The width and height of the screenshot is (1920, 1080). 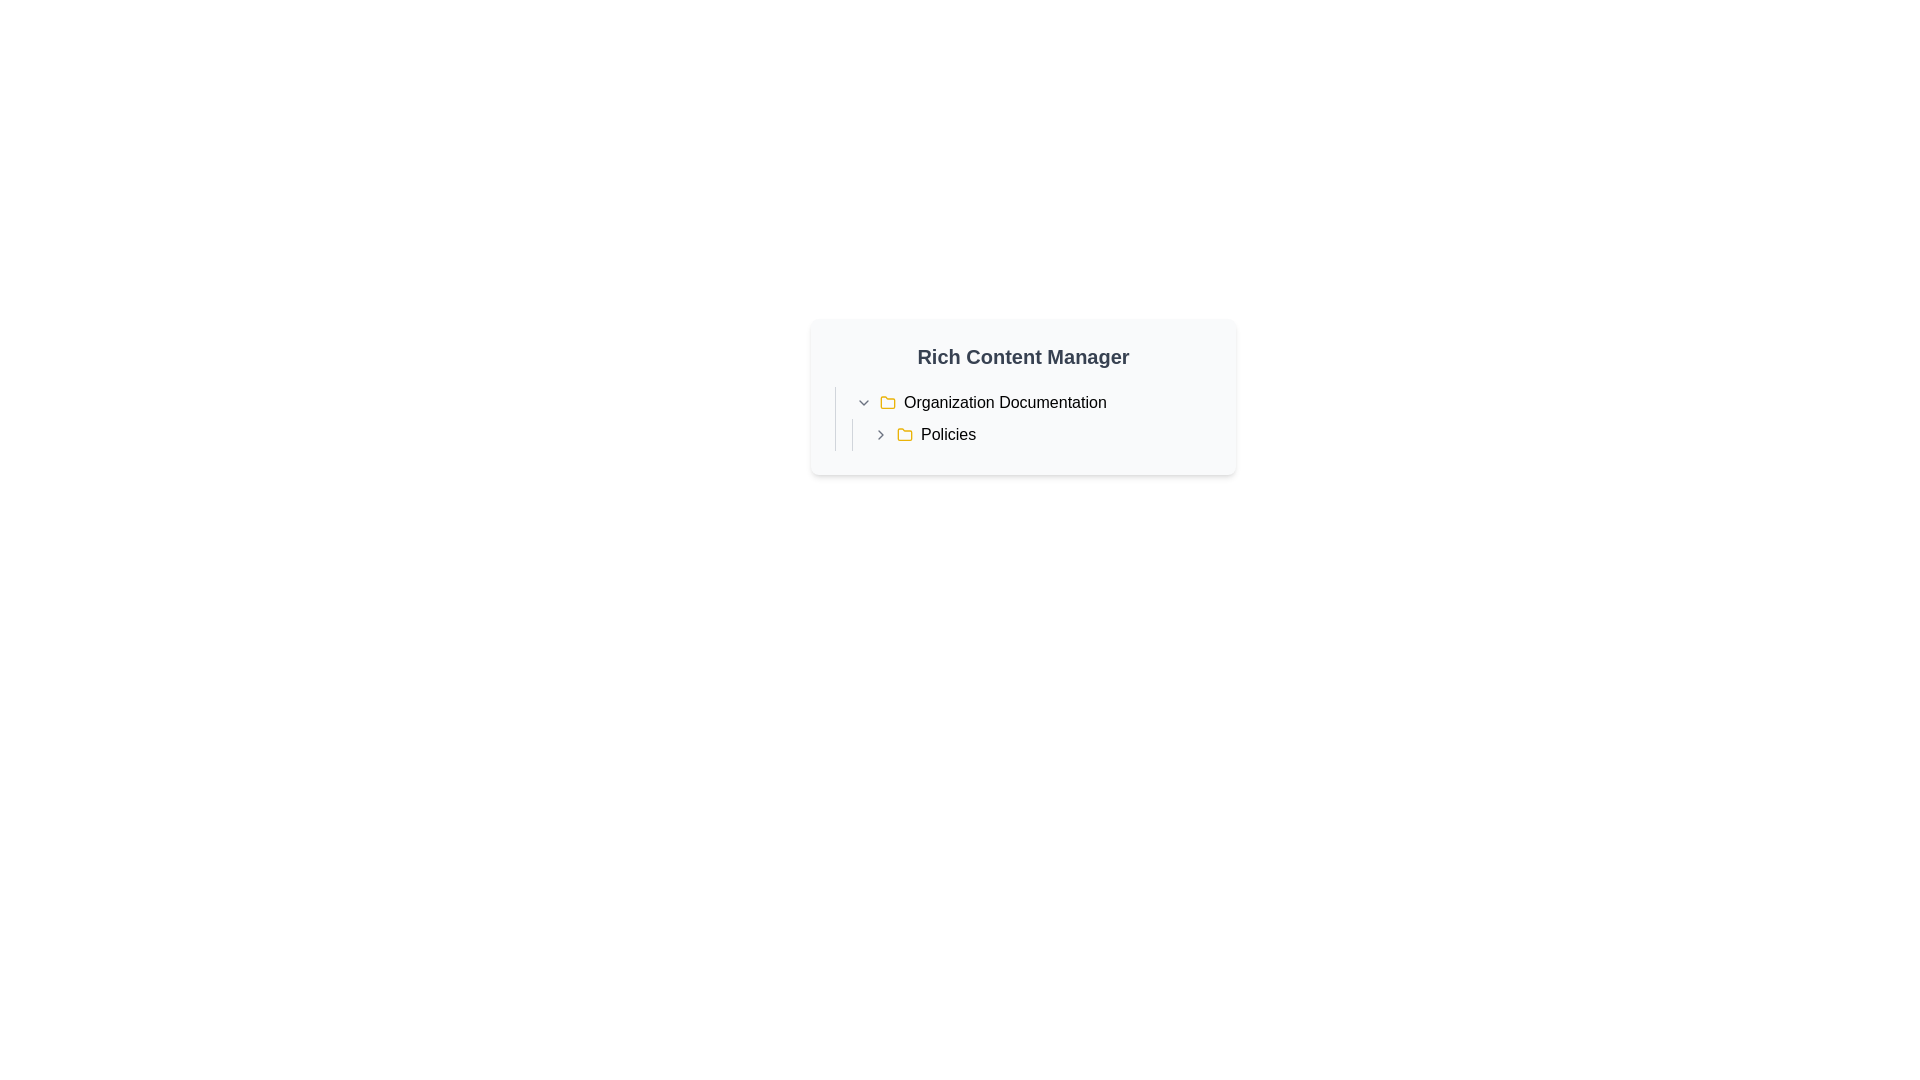 I want to click on the 'Policies' list item under the 'Organization Documentation' section in the 'Rich Content Manager' interface, so click(x=1040, y=434).